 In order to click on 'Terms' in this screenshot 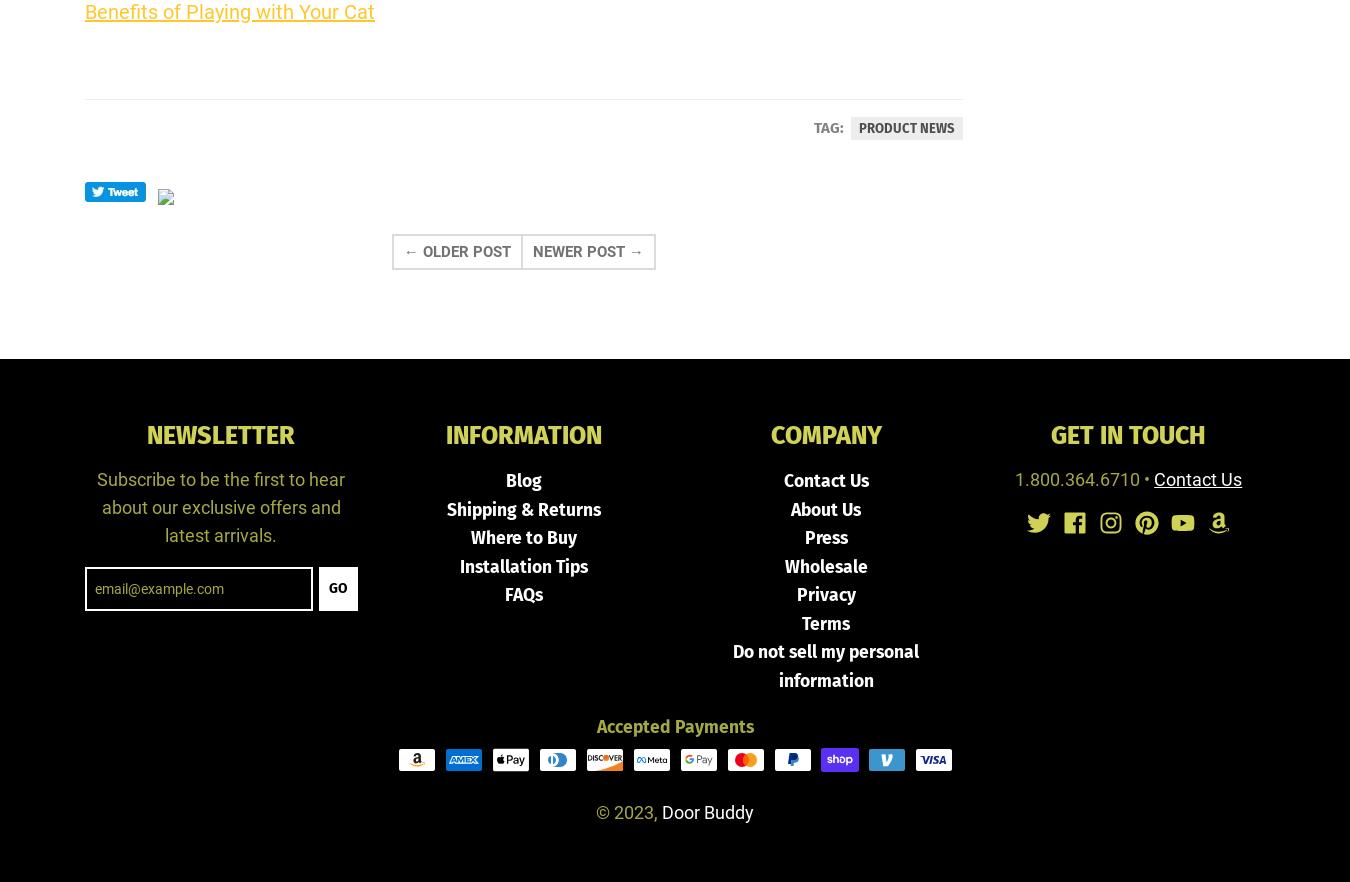, I will do `click(802, 622)`.